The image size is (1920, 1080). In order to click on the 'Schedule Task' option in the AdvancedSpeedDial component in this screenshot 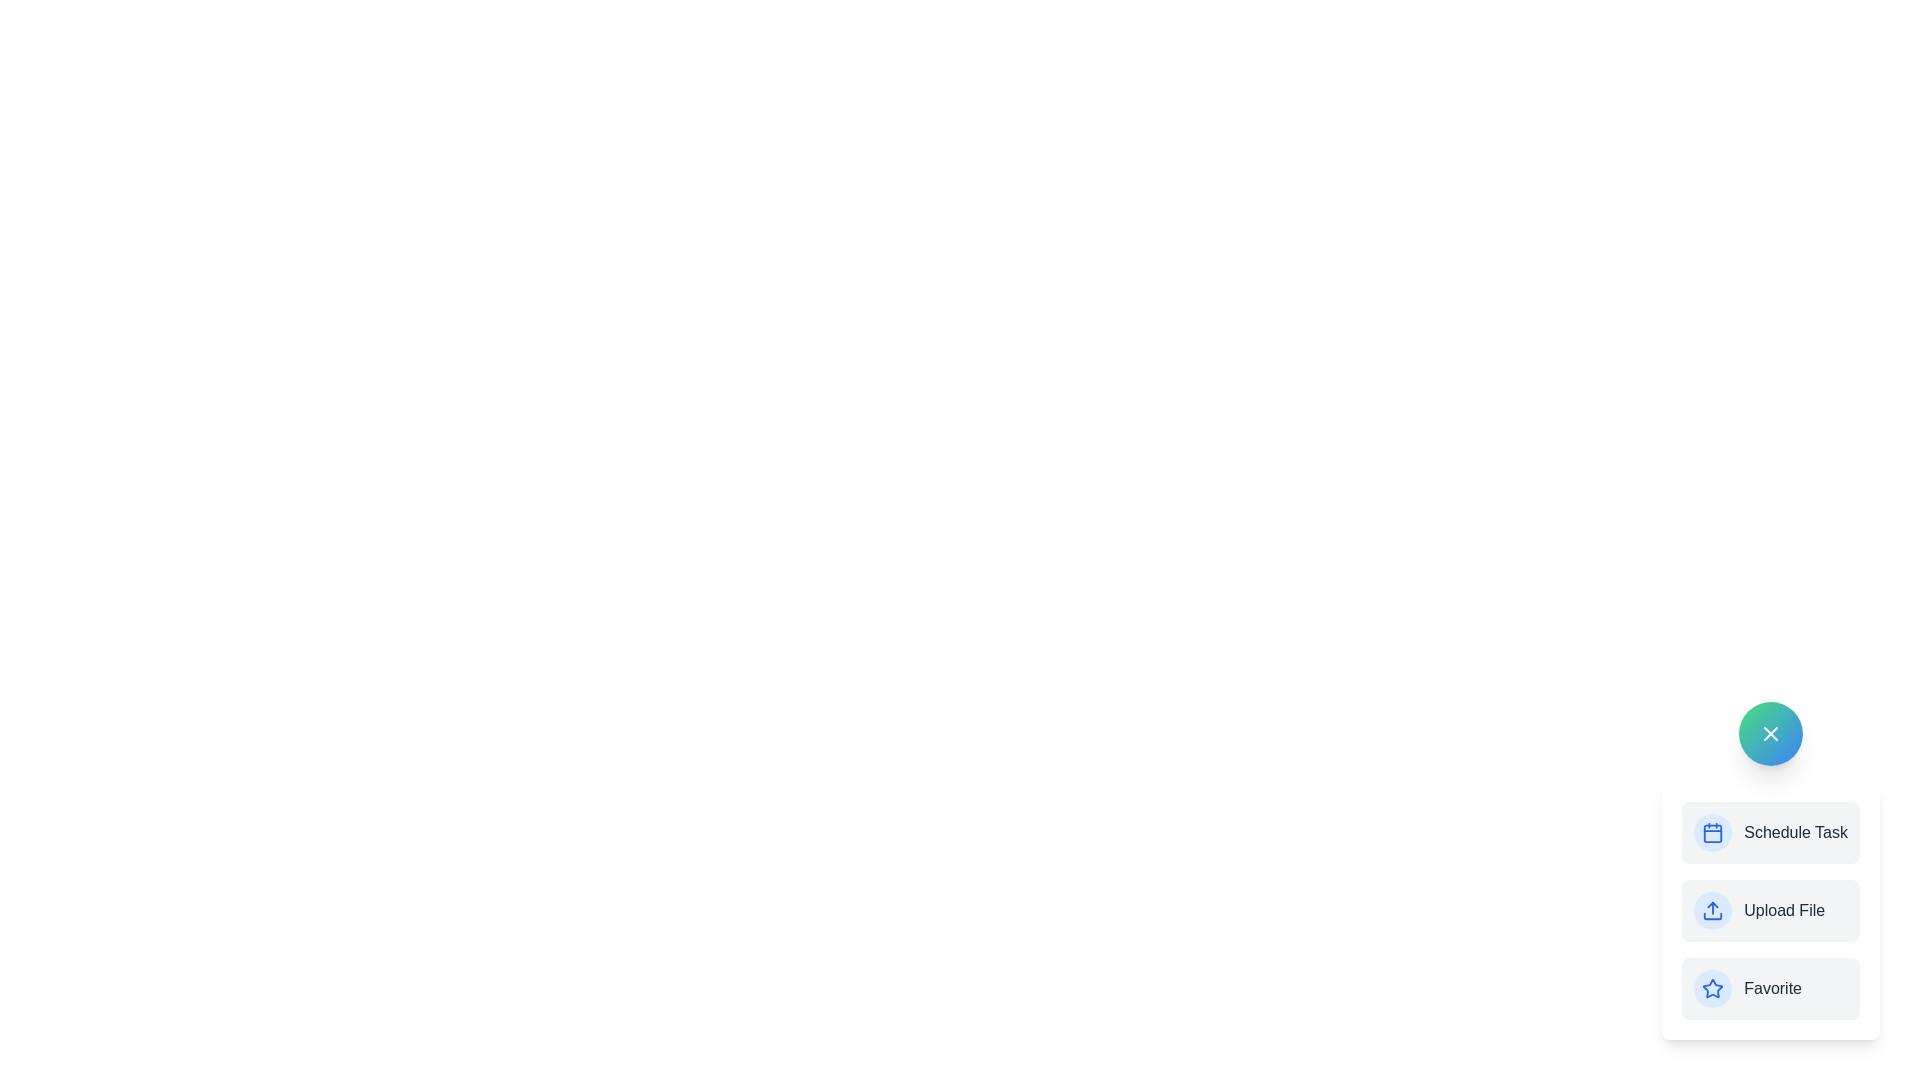, I will do `click(1771, 833)`.